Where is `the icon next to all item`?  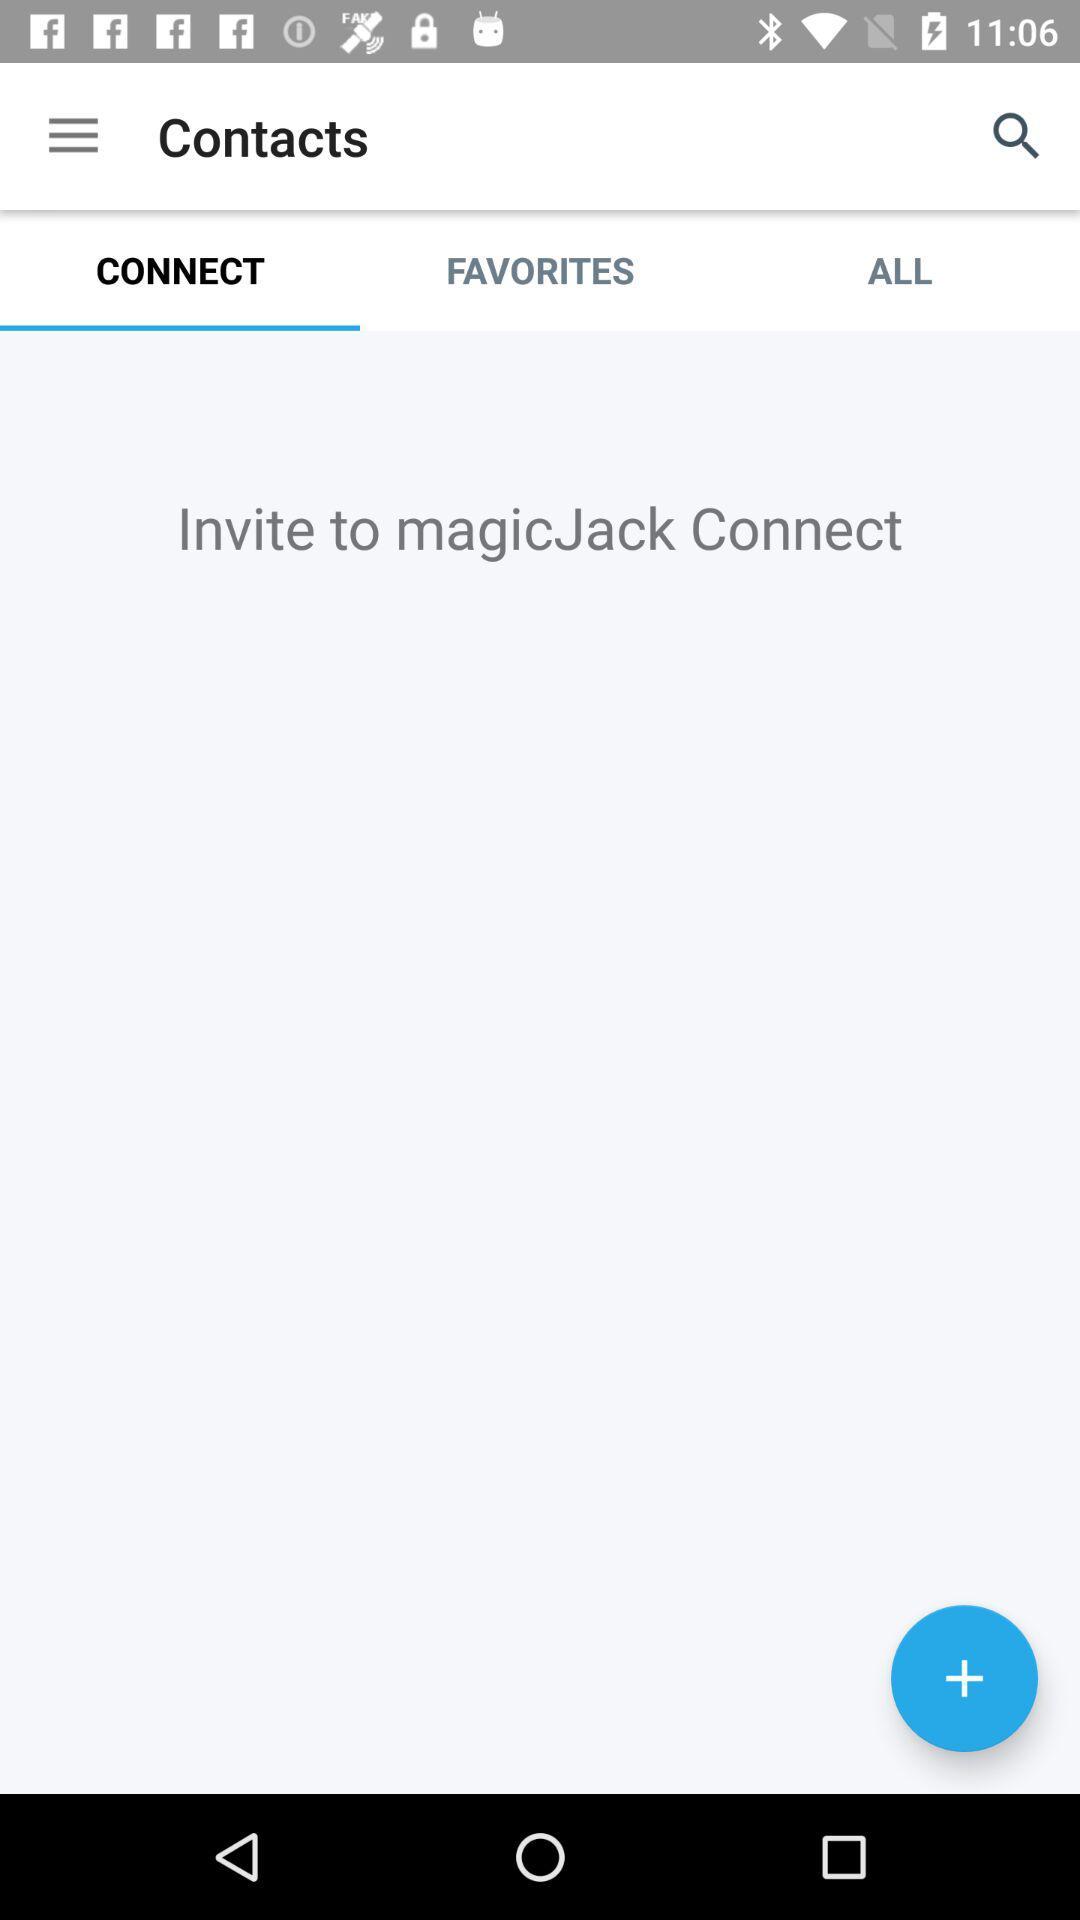 the icon next to all item is located at coordinates (540, 269).